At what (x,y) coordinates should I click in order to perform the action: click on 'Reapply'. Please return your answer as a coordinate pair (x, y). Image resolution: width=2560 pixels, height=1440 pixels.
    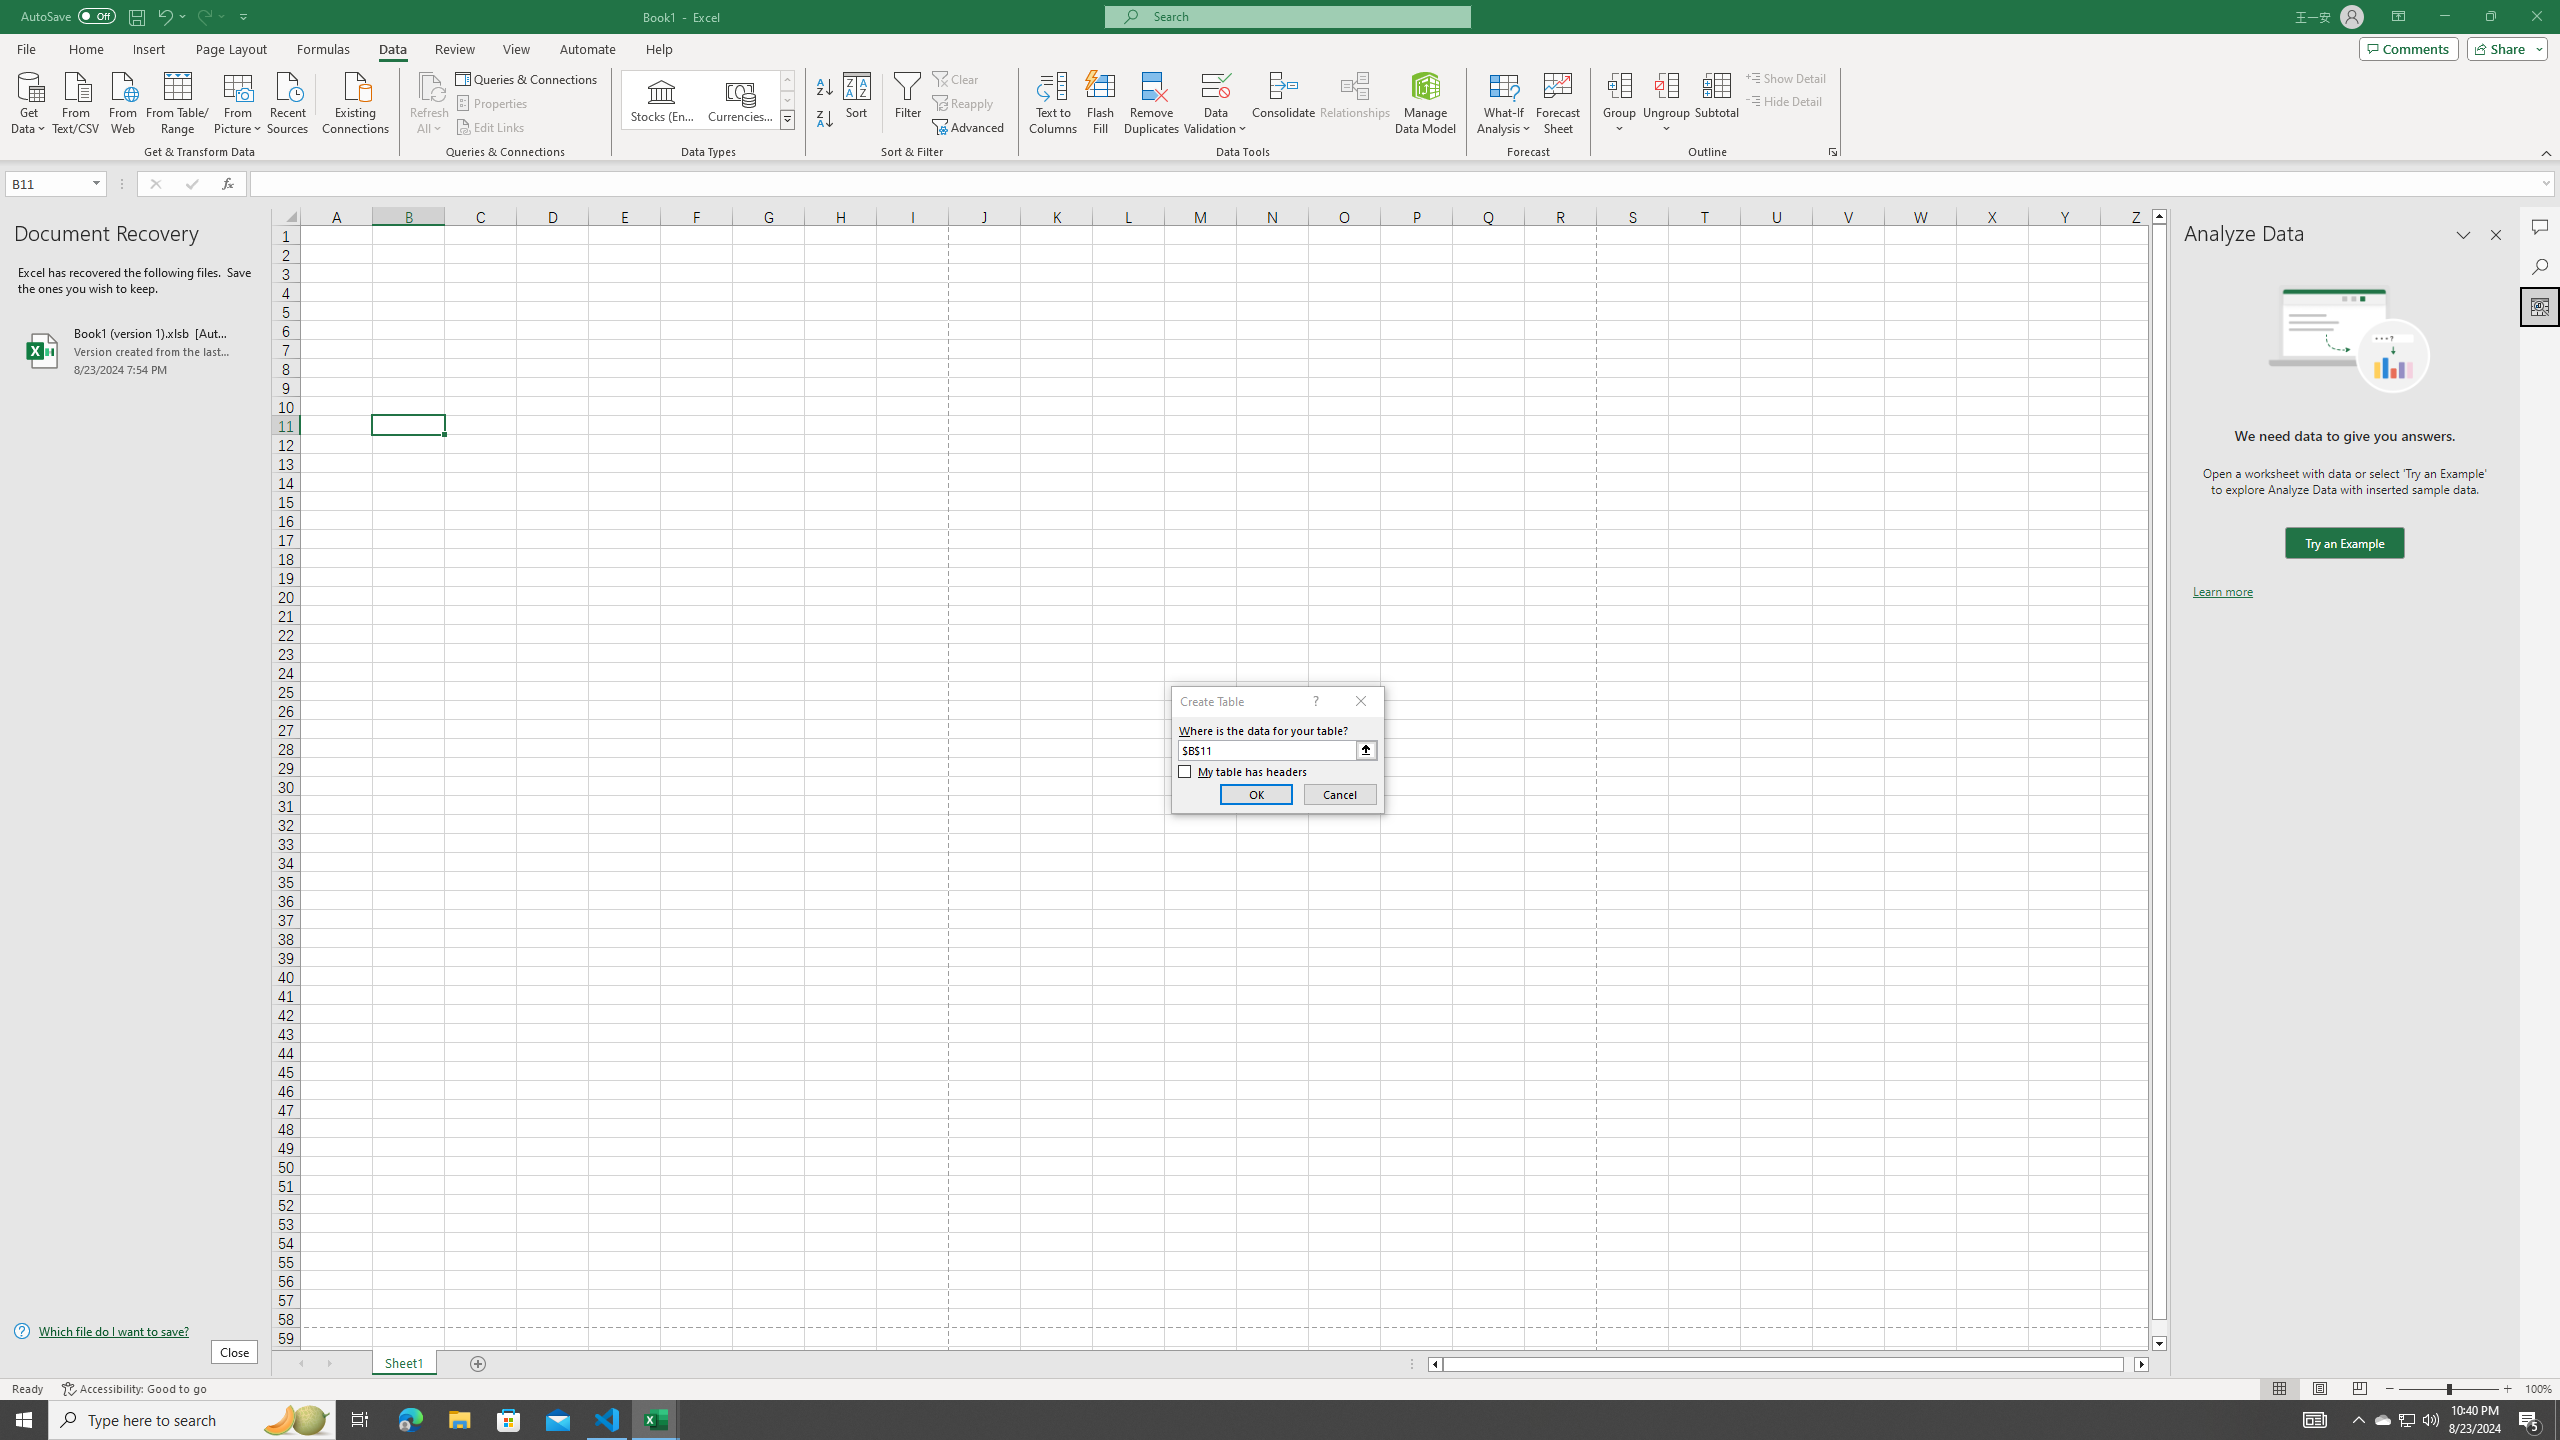
    Looking at the image, I should click on (965, 103).